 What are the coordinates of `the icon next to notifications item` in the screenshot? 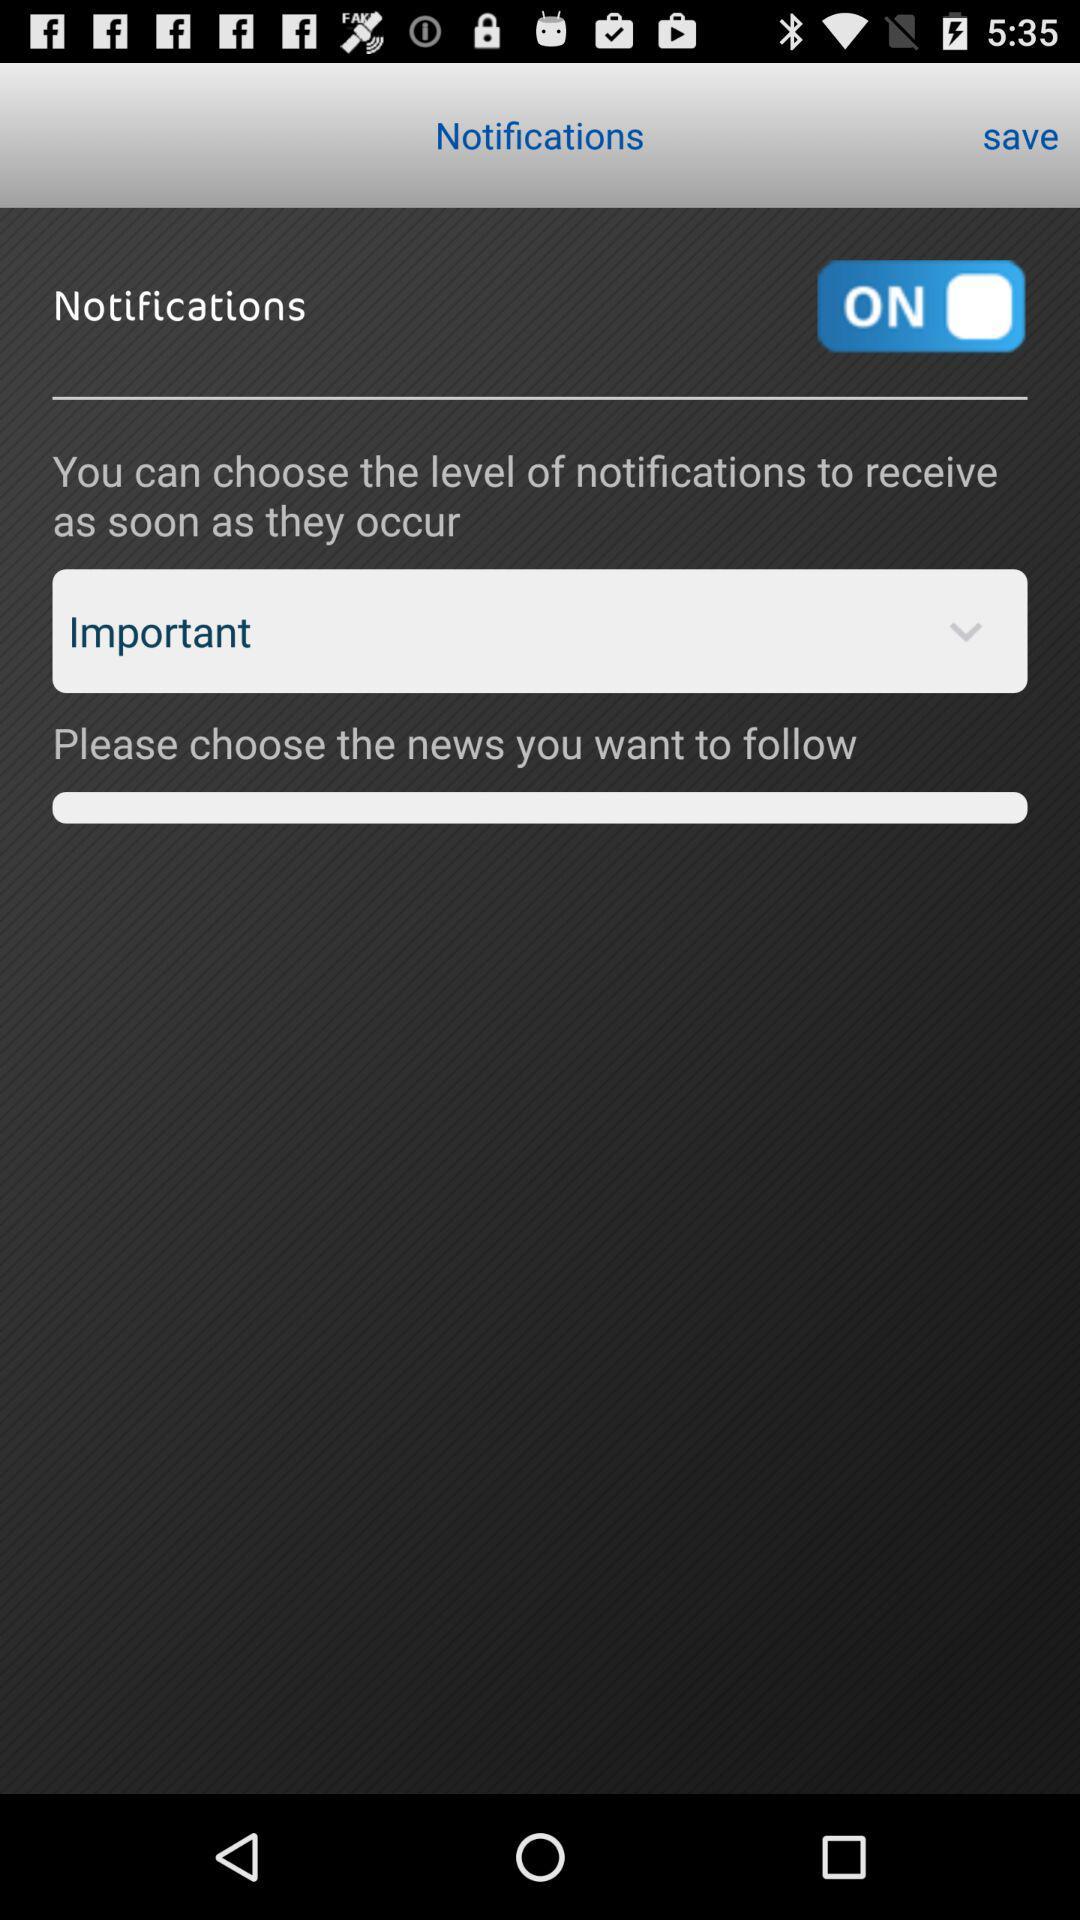 It's located at (1020, 133).